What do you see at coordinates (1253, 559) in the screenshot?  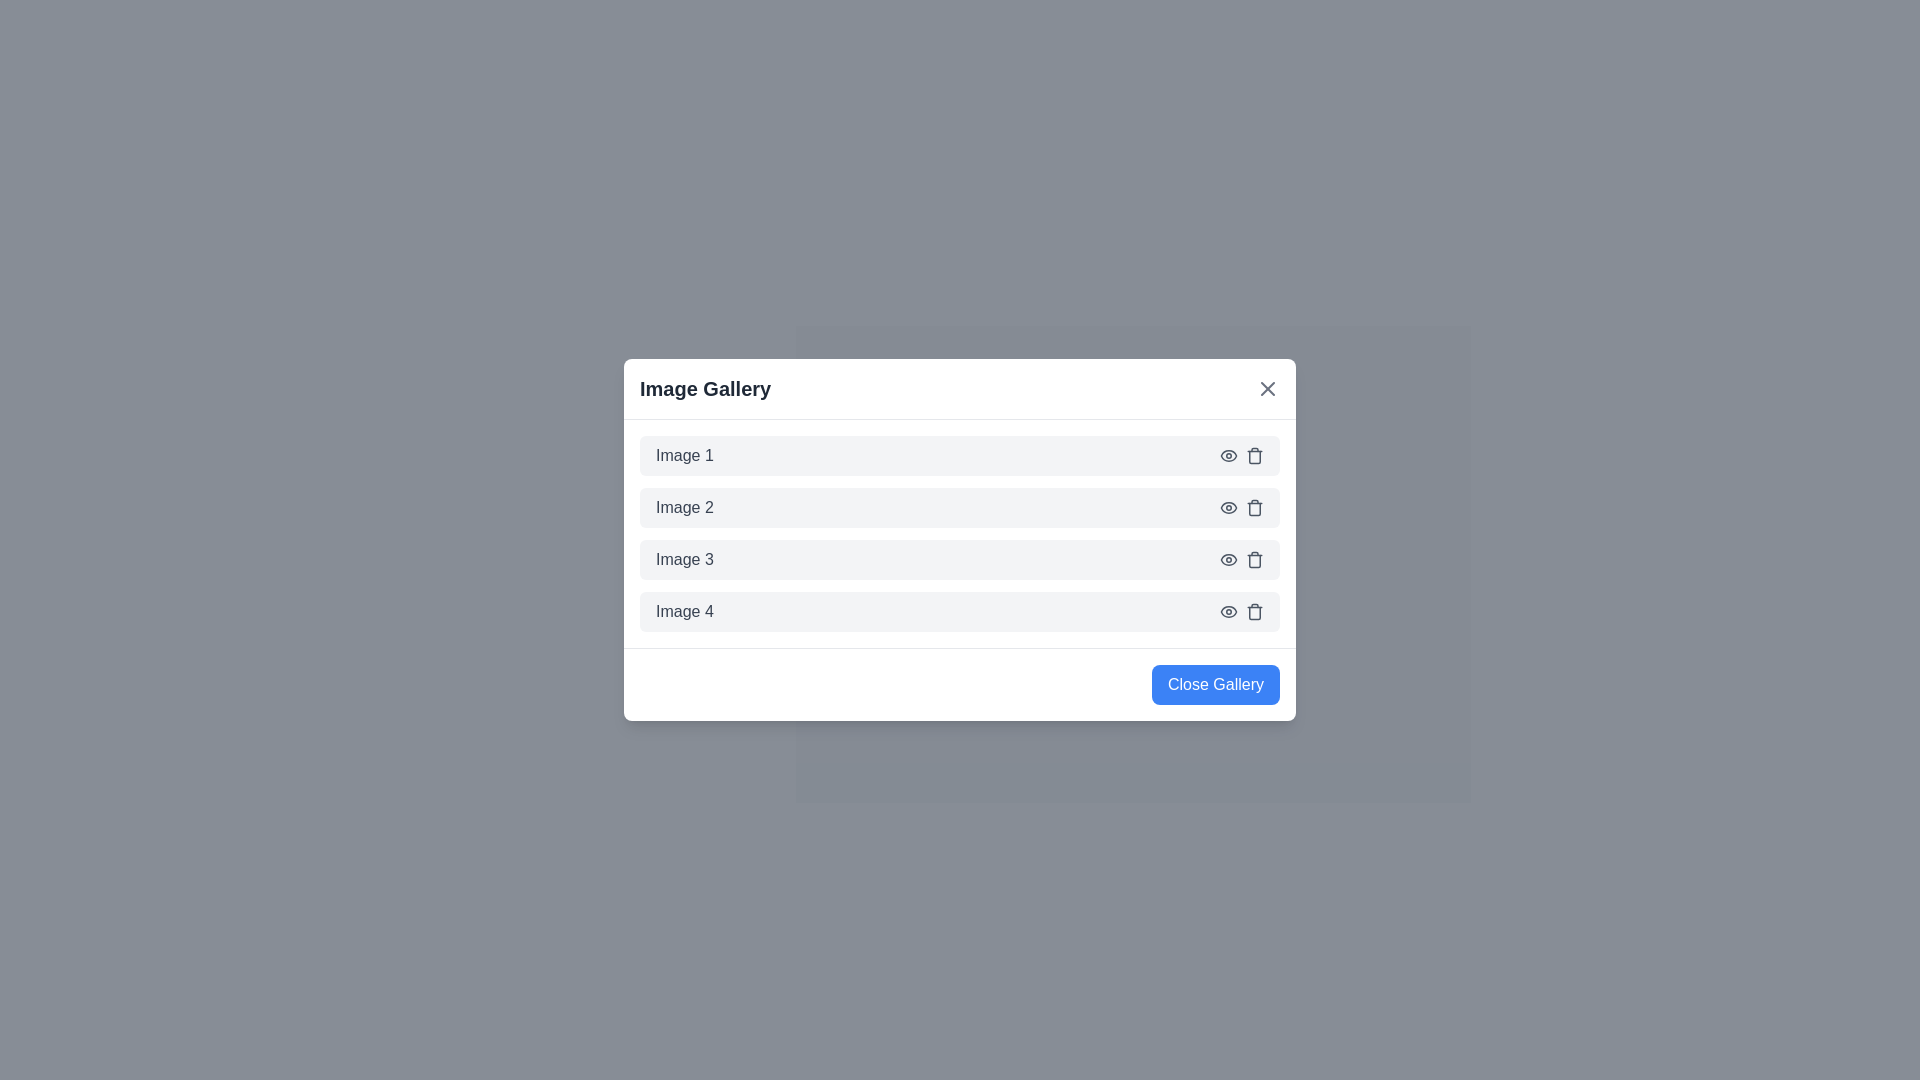 I see `the trash can icon, which is the second element from the right in a horizontal group of icons in the modal window` at bounding box center [1253, 559].